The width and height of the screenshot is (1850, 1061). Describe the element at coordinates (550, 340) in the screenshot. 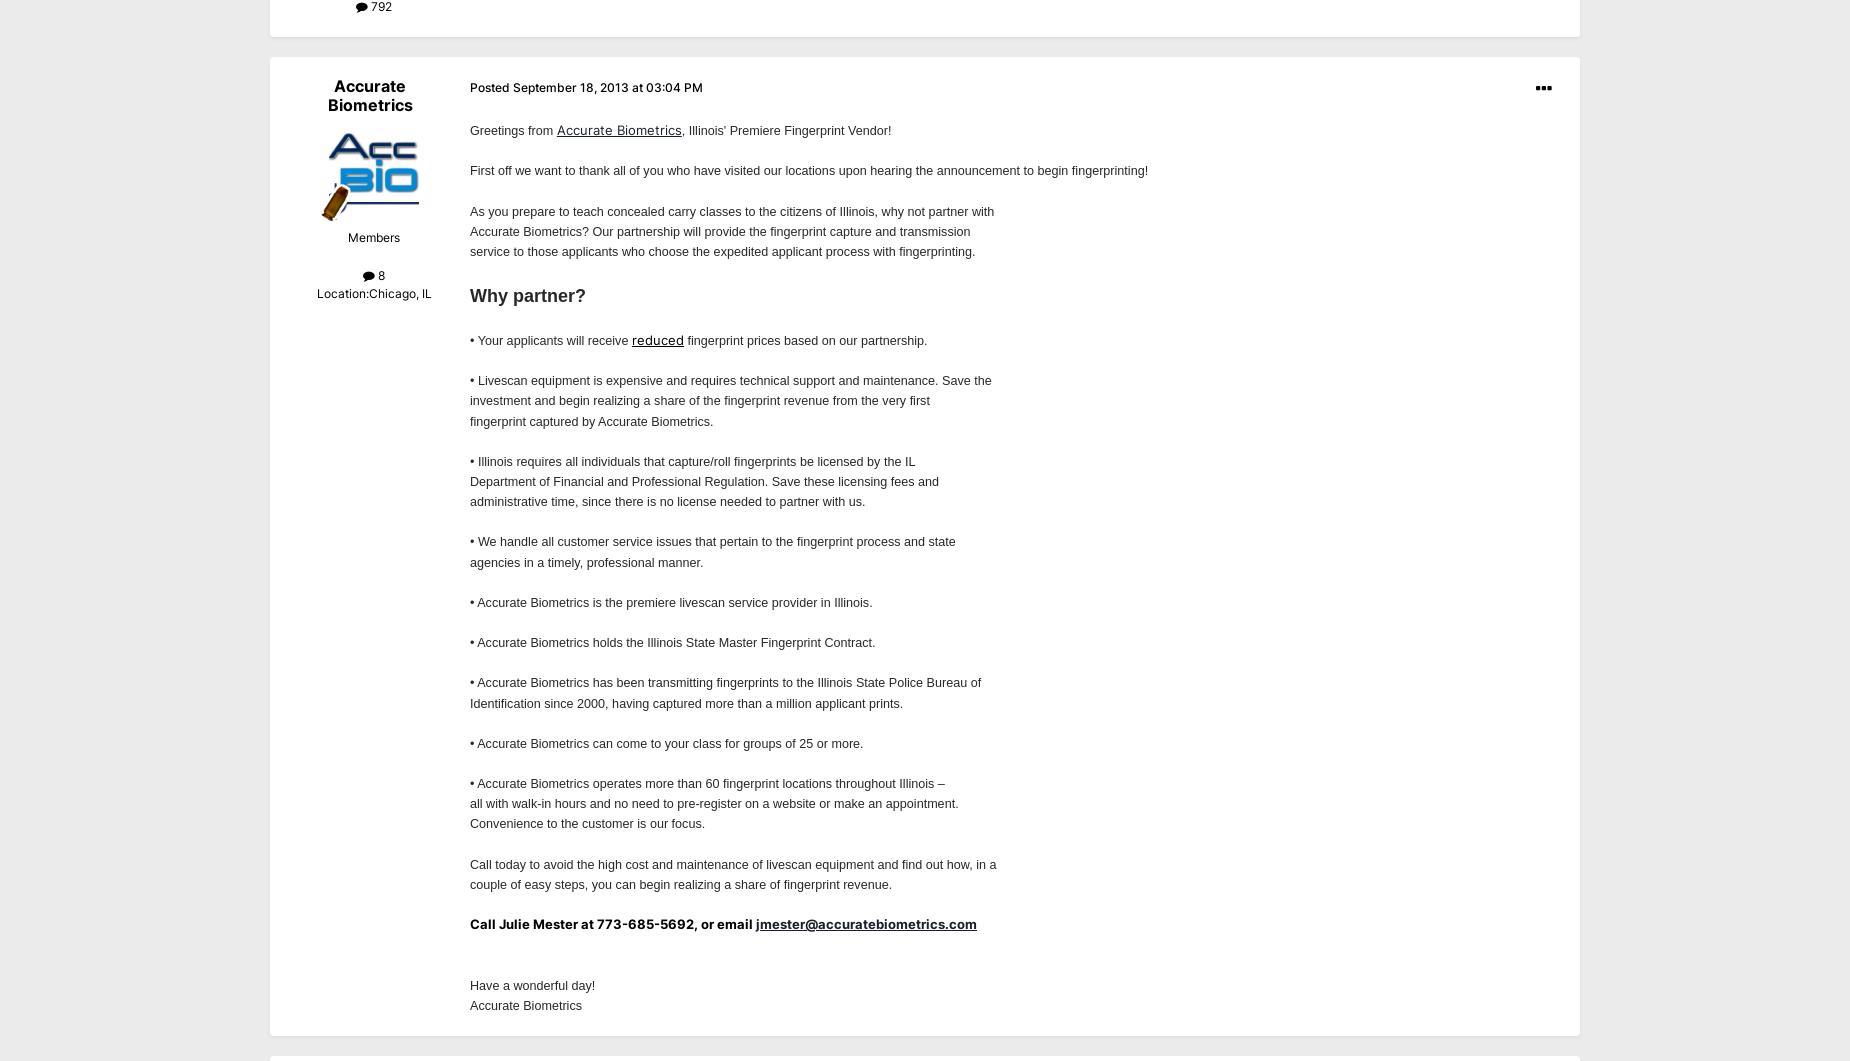

I see `'• Your applicants will receive'` at that location.